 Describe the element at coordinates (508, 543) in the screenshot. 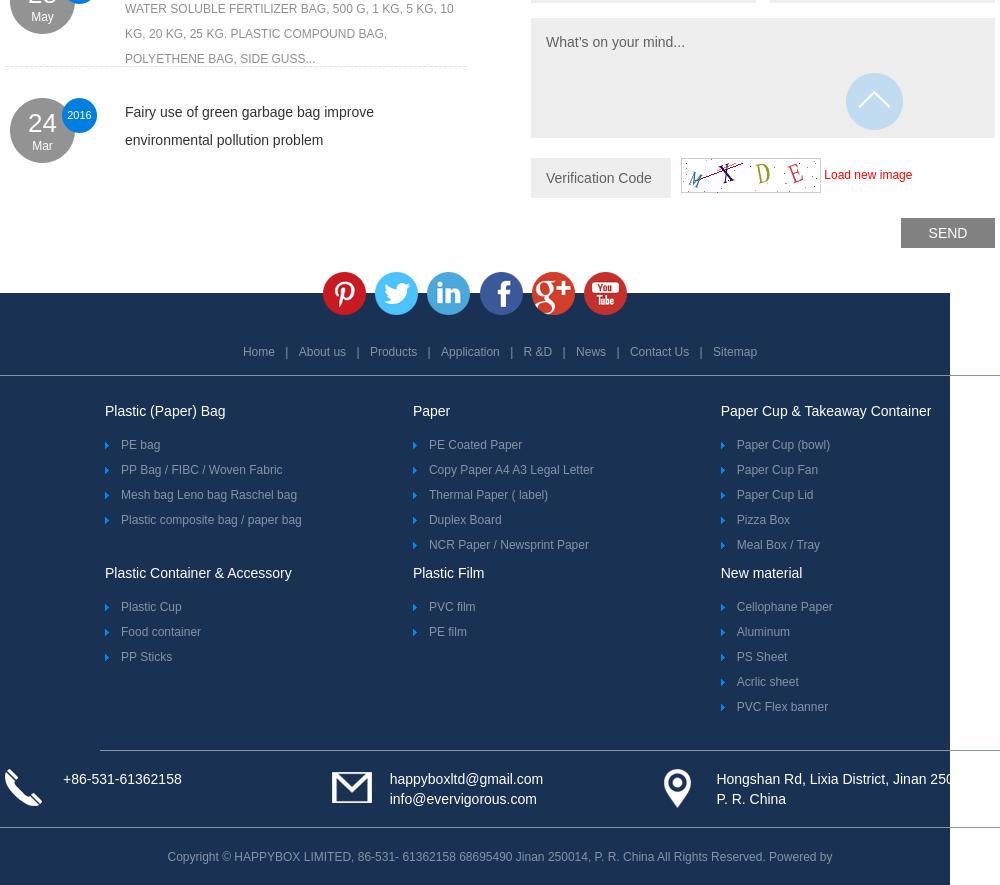

I see `'NCR Paper / Newsprint Paper'` at that location.